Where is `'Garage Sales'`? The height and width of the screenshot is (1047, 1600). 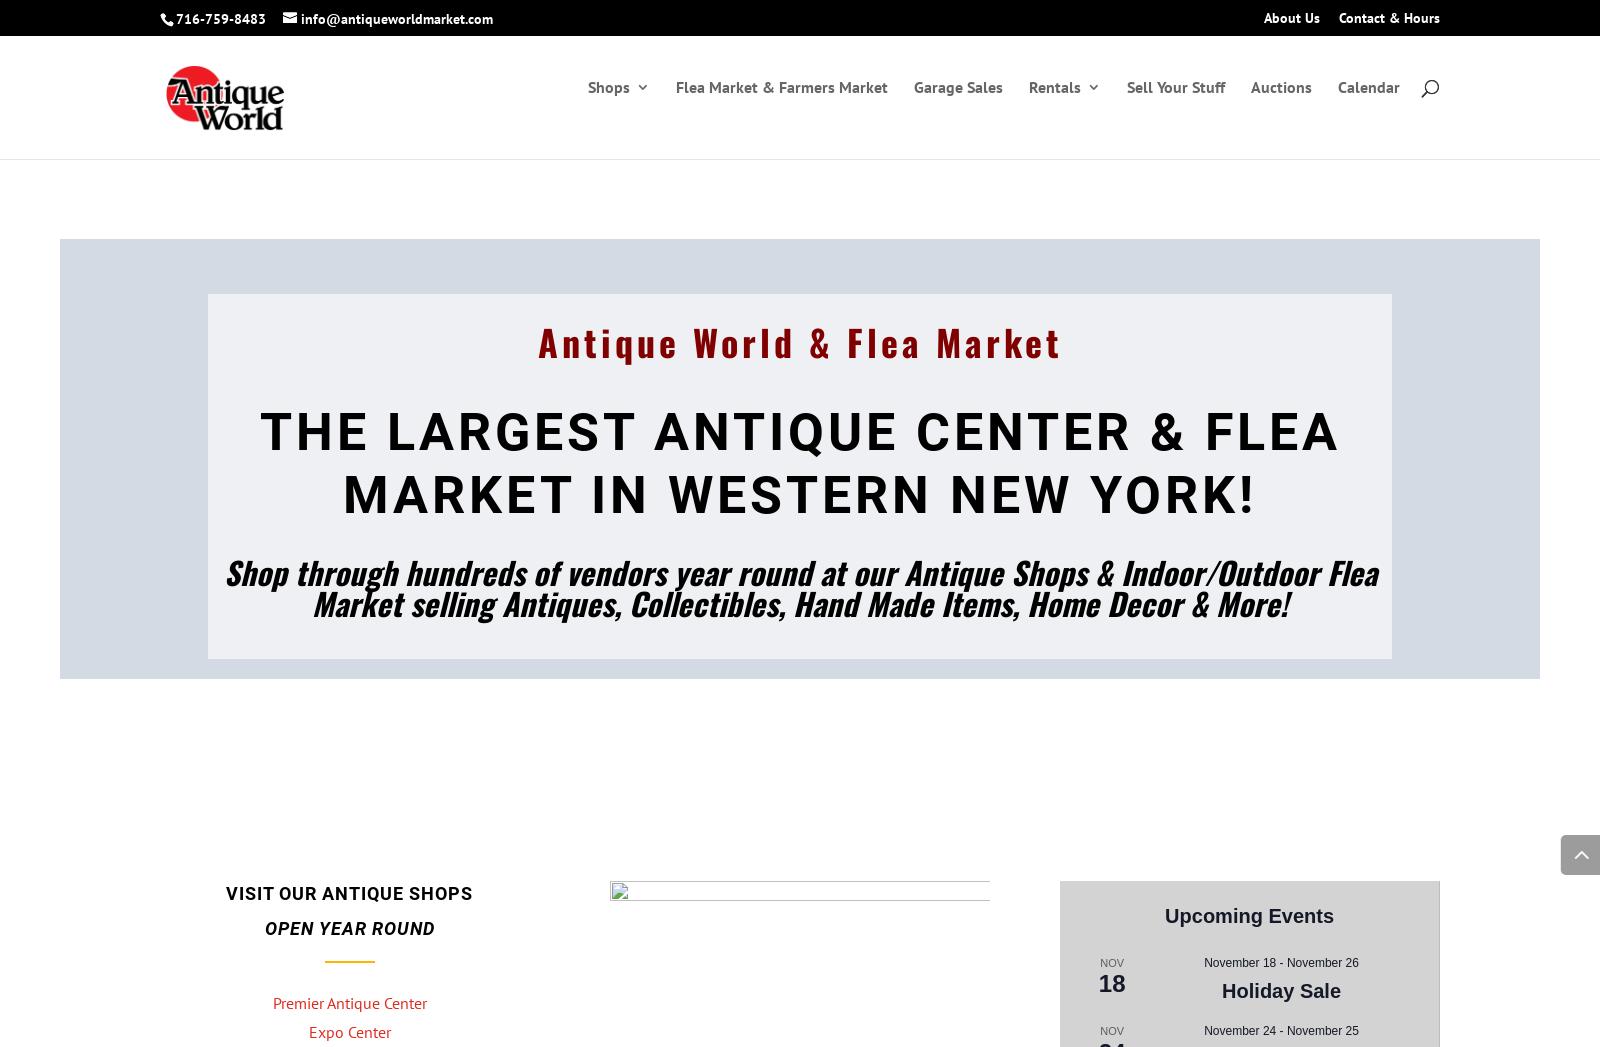
'Garage Sales' is located at coordinates (957, 107).